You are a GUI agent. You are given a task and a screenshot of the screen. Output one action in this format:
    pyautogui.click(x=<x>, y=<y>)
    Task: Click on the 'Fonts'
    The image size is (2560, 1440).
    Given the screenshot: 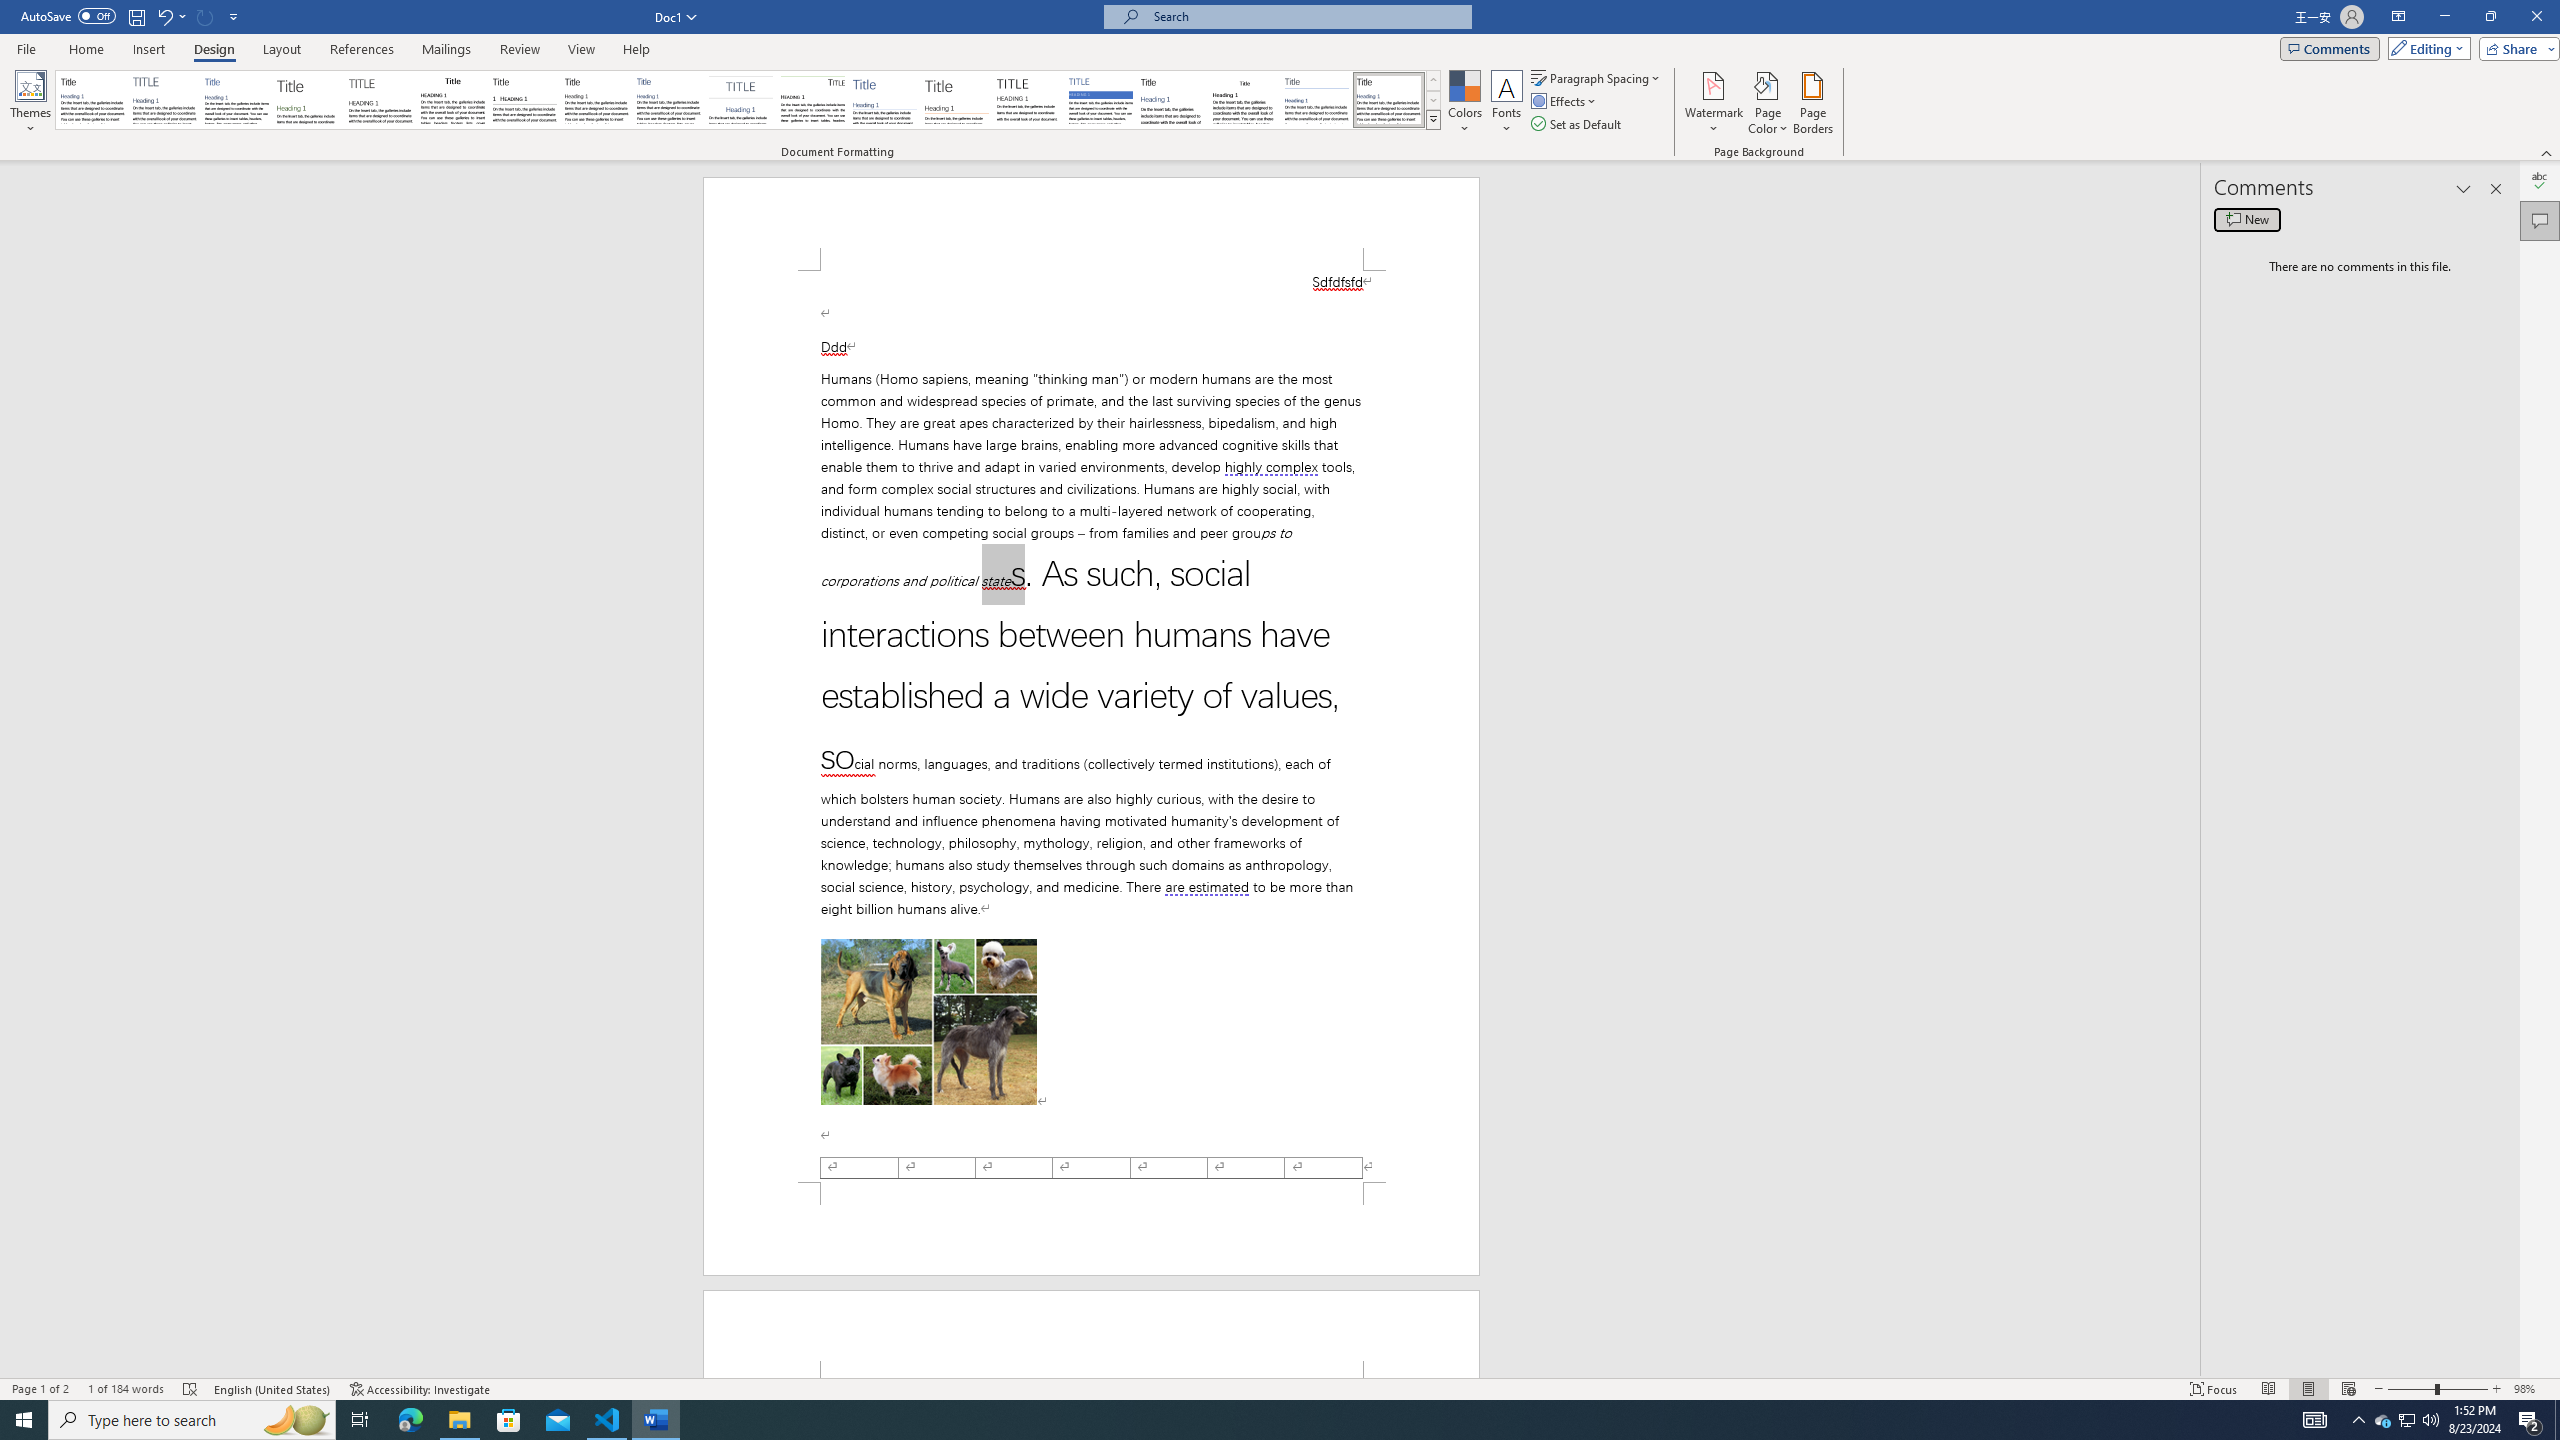 What is the action you would take?
    pyautogui.click(x=1505, y=103)
    